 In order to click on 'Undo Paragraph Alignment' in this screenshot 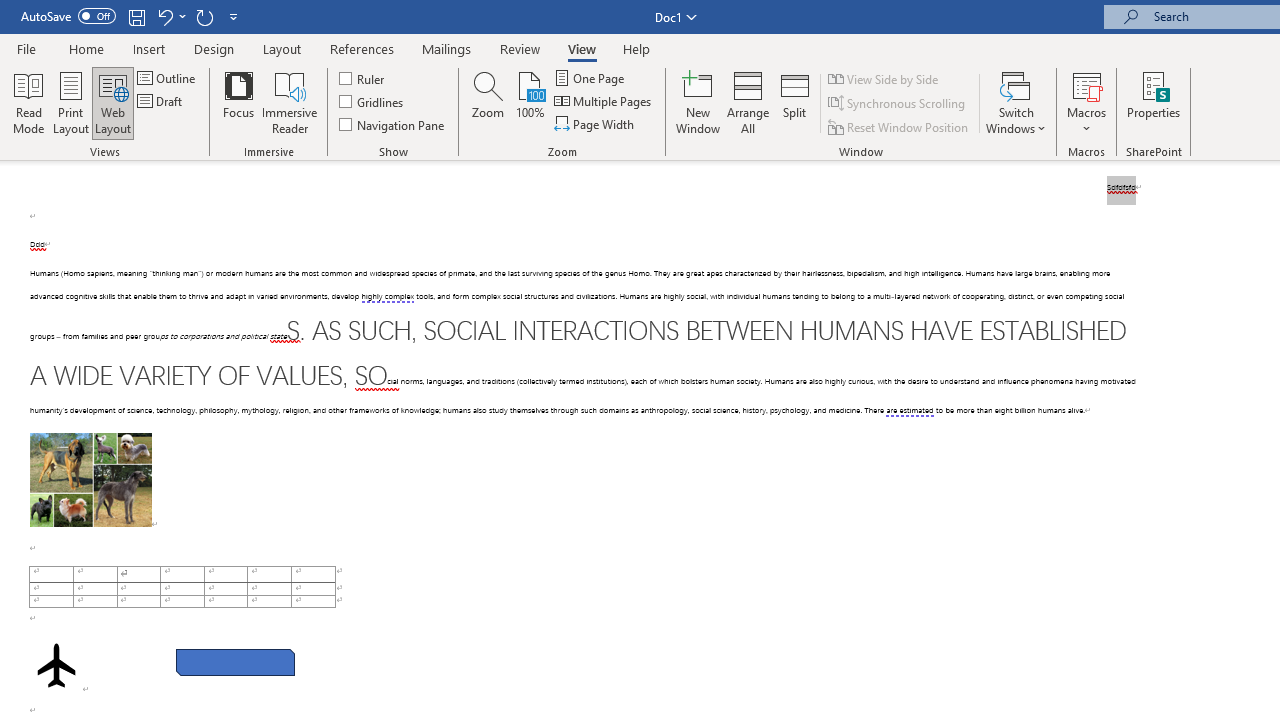, I will do `click(164, 16)`.